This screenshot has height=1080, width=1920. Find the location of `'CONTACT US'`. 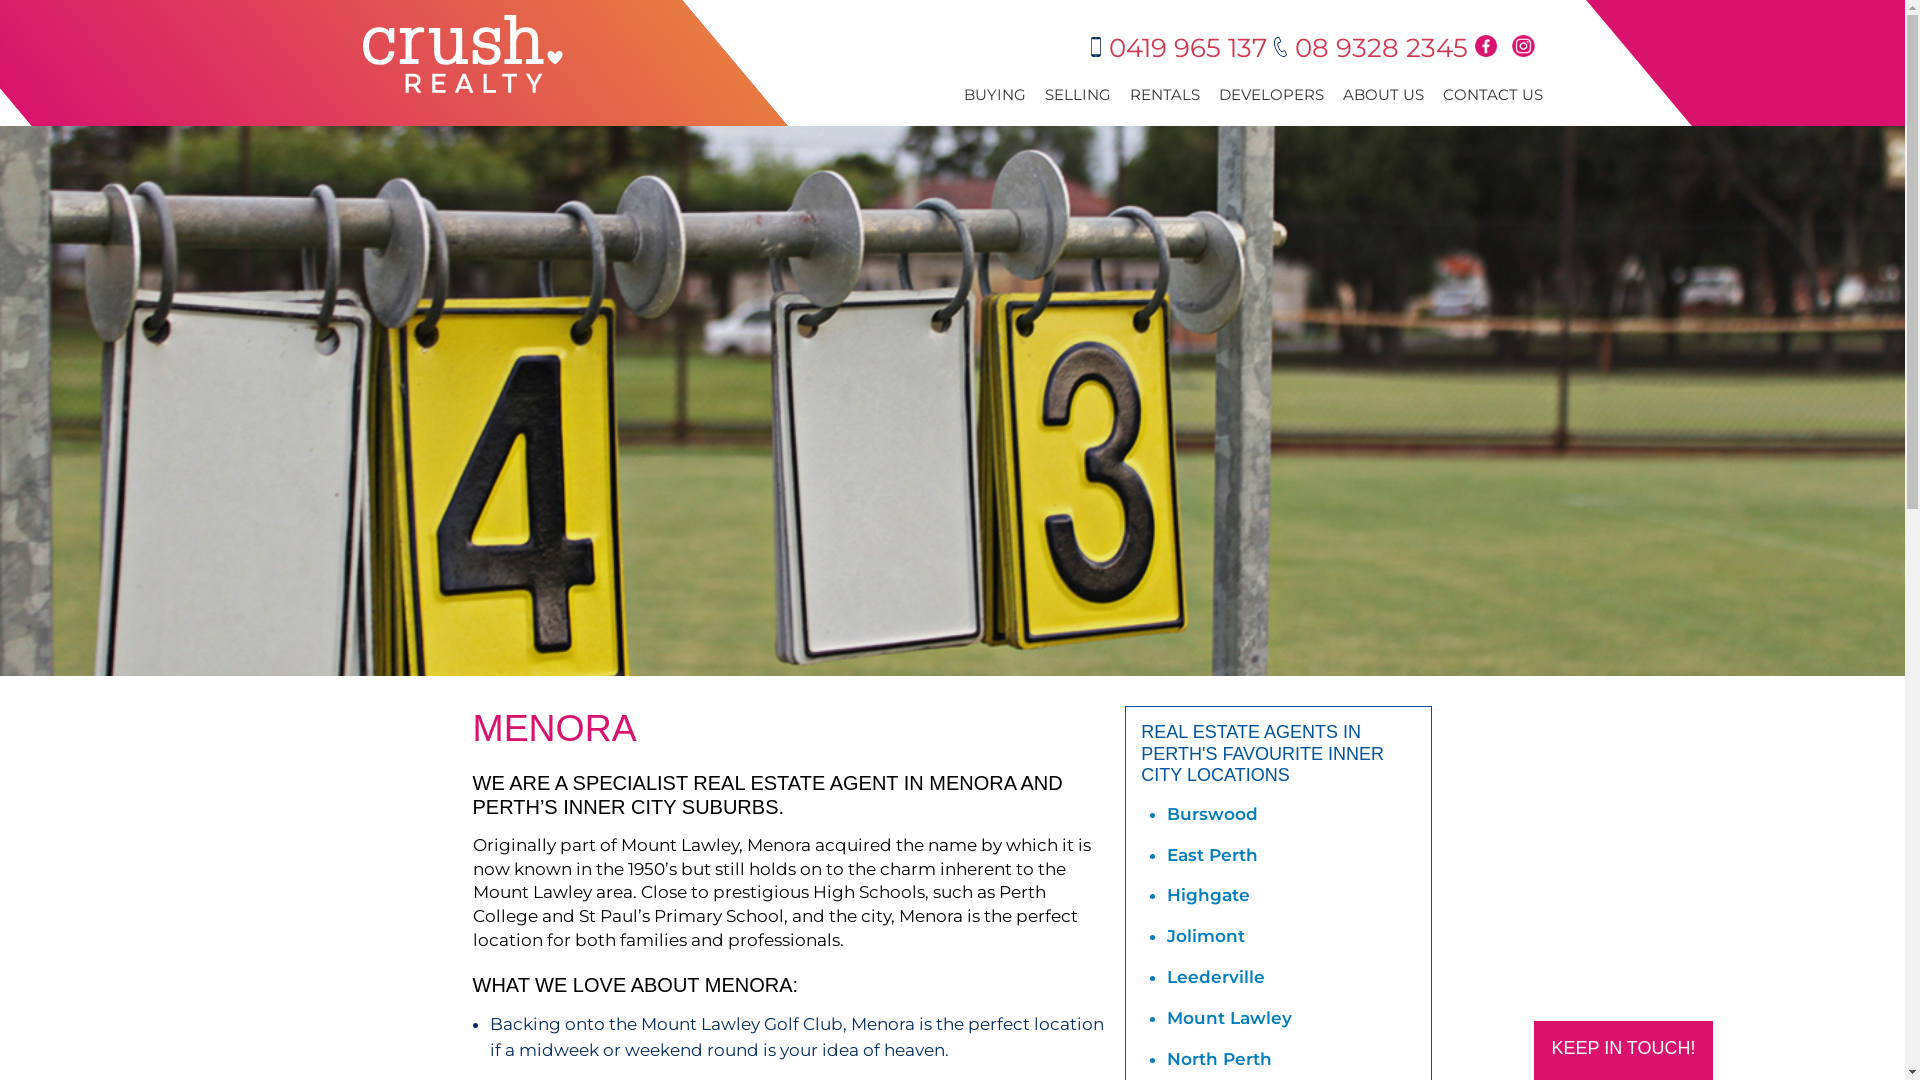

'CONTACT US' is located at coordinates (1492, 96).